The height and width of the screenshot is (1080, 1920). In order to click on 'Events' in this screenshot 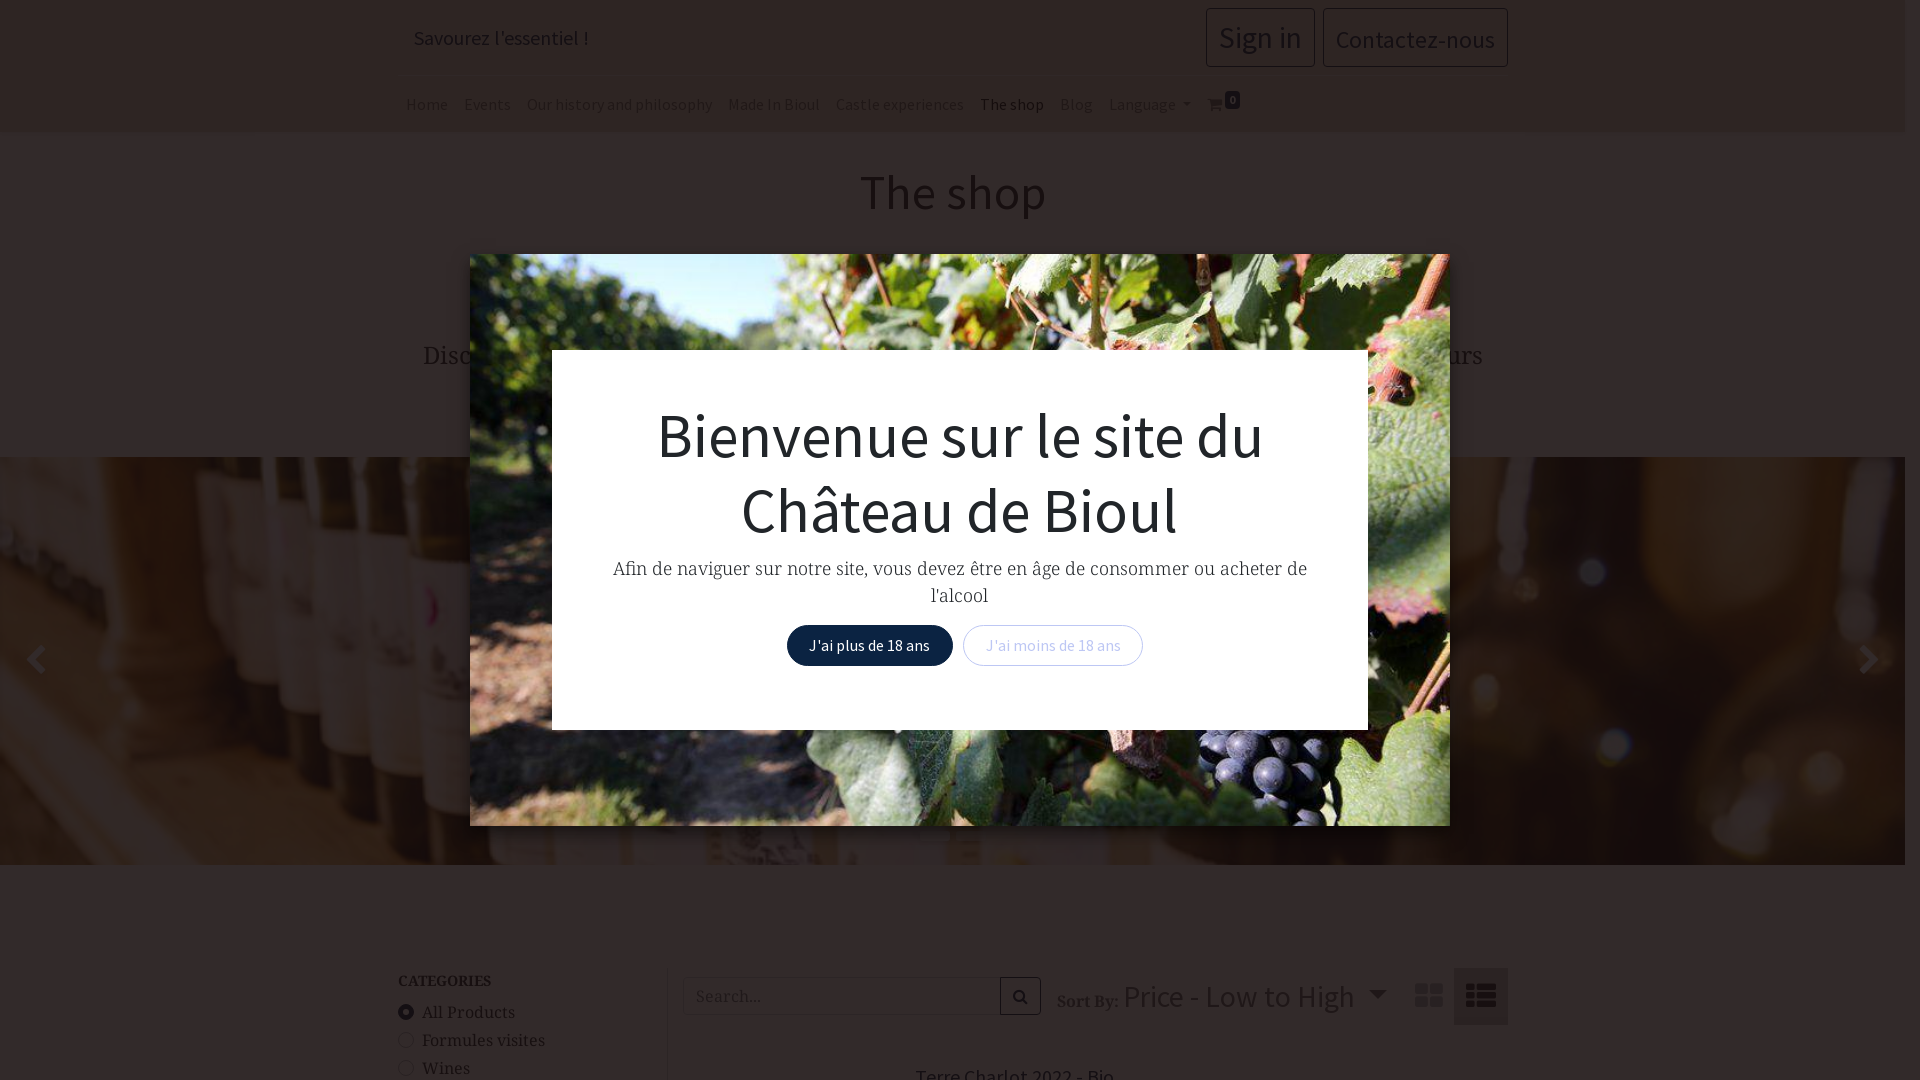, I will do `click(487, 104)`.